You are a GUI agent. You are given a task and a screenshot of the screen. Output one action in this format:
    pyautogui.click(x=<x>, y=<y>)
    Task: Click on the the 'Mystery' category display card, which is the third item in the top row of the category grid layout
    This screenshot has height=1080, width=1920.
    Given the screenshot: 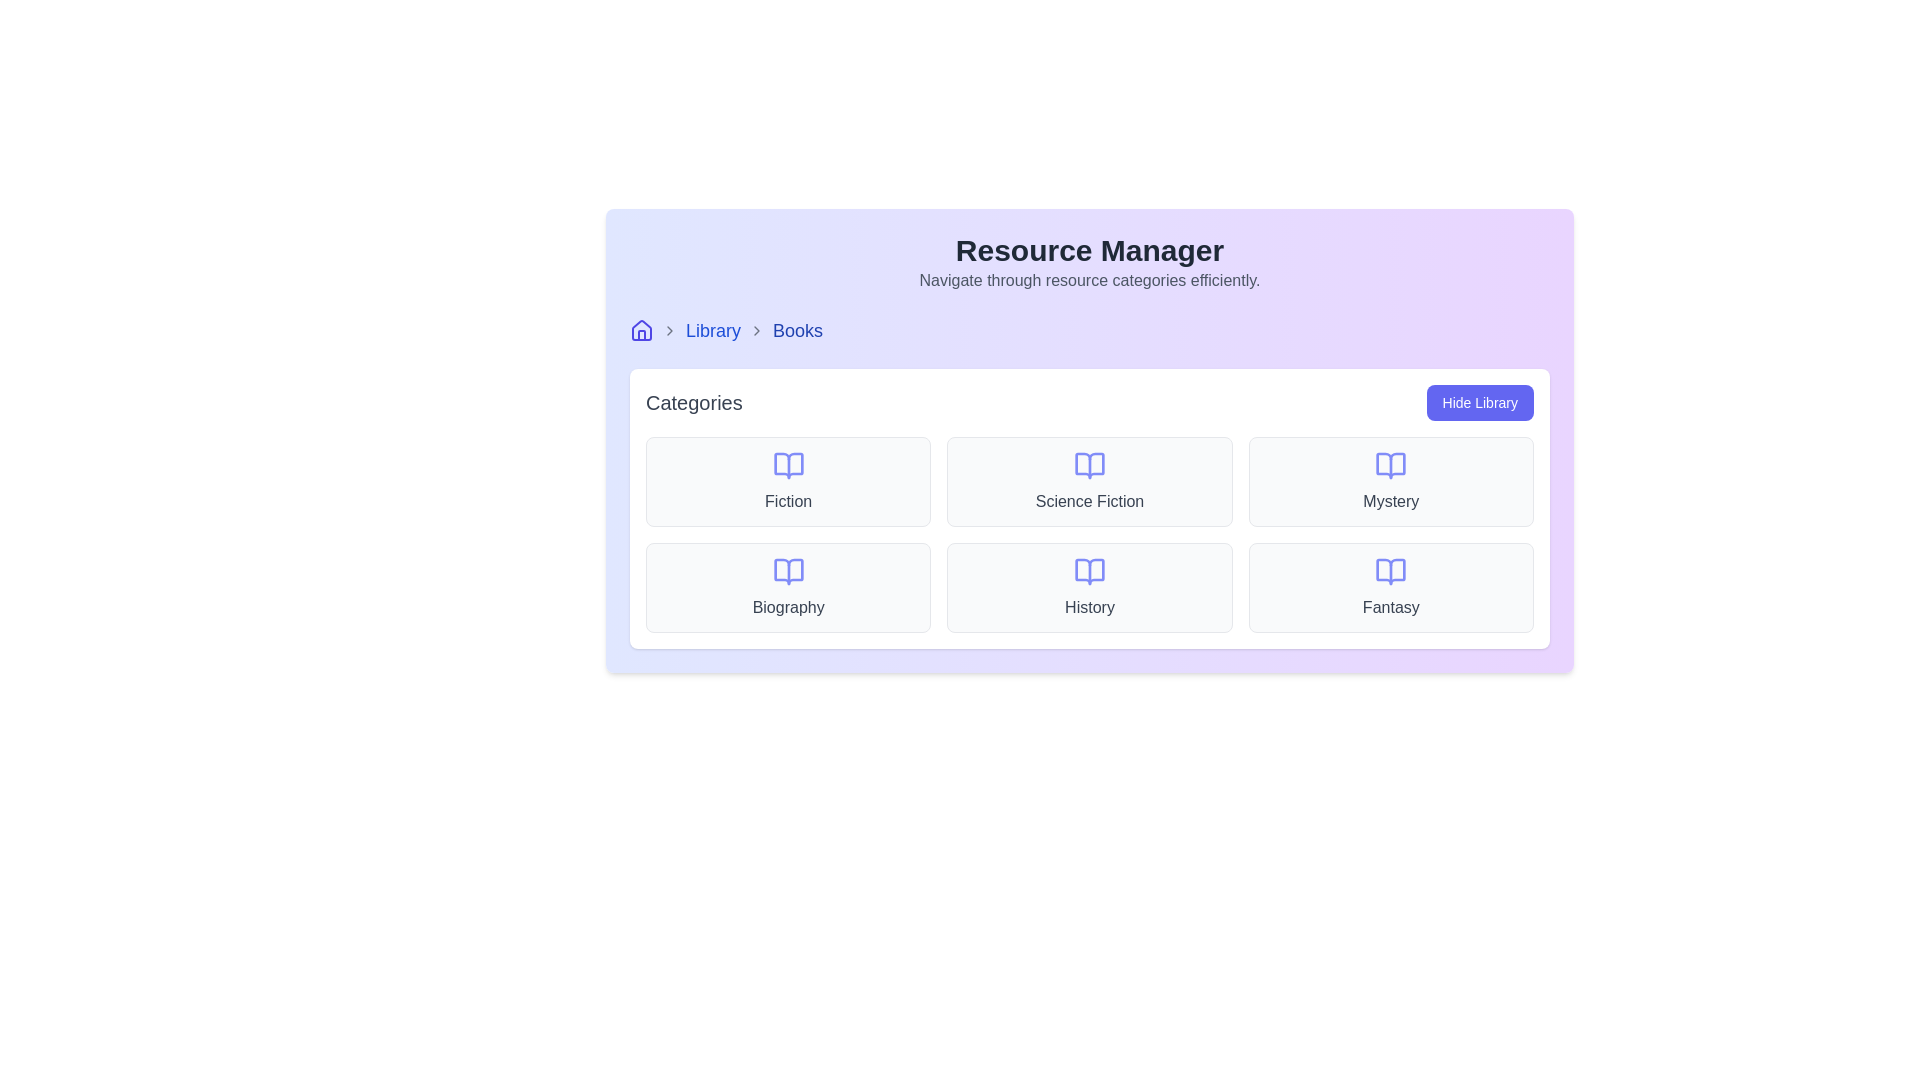 What is the action you would take?
    pyautogui.click(x=1390, y=482)
    